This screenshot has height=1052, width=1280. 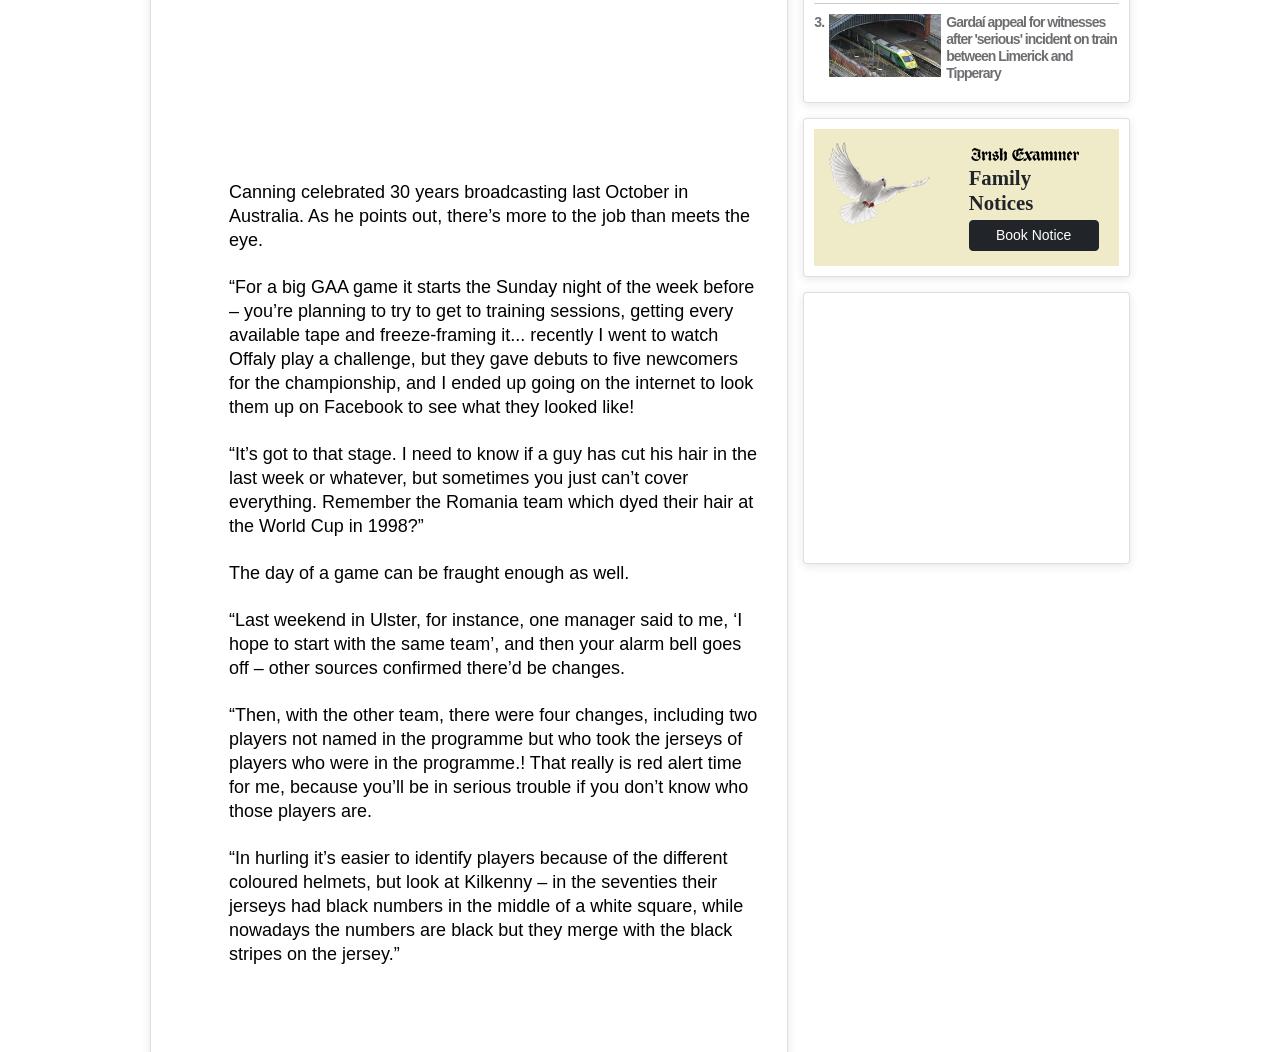 I want to click on 'Cookie Policy', so click(x=760, y=442).